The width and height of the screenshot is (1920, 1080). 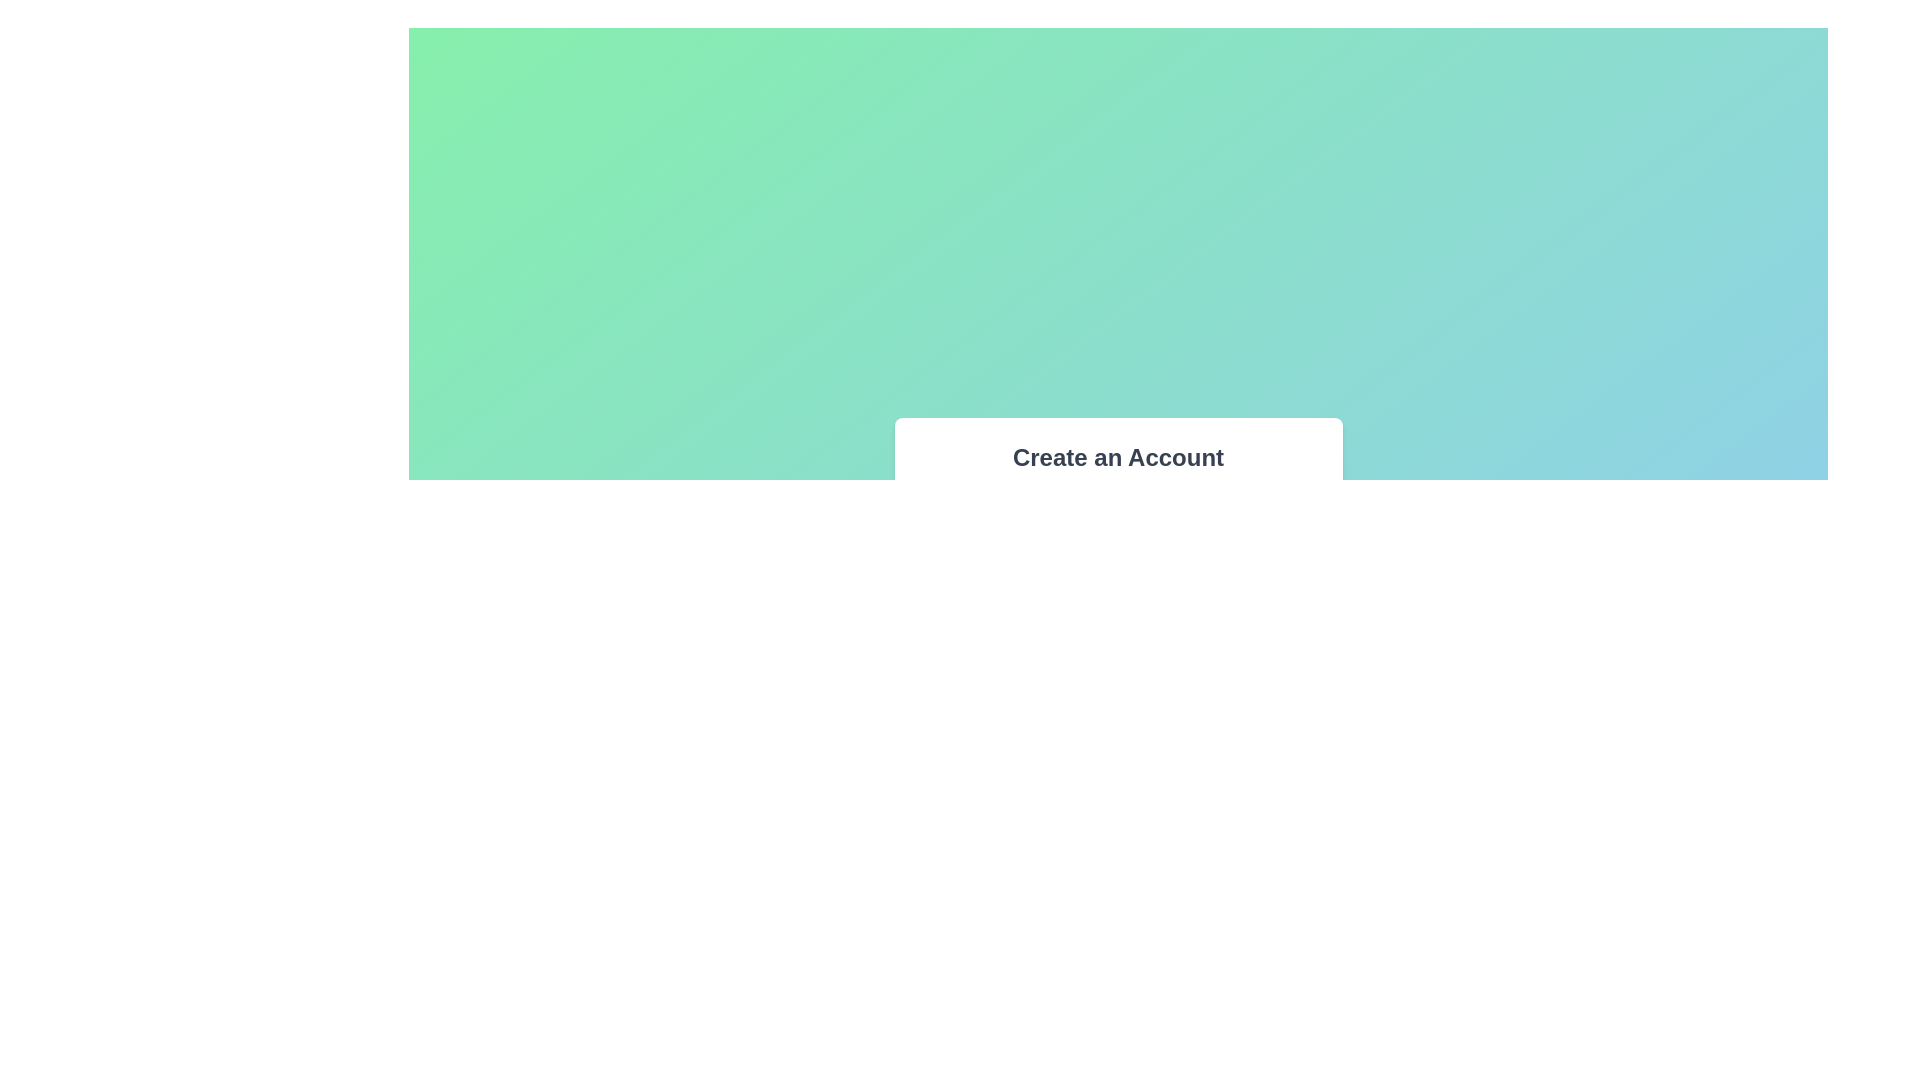 I want to click on the prominently styled text label reading 'Create an Account', which is displayed in bold and larger font at the top of the form interface, so click(x=1117, y=458).